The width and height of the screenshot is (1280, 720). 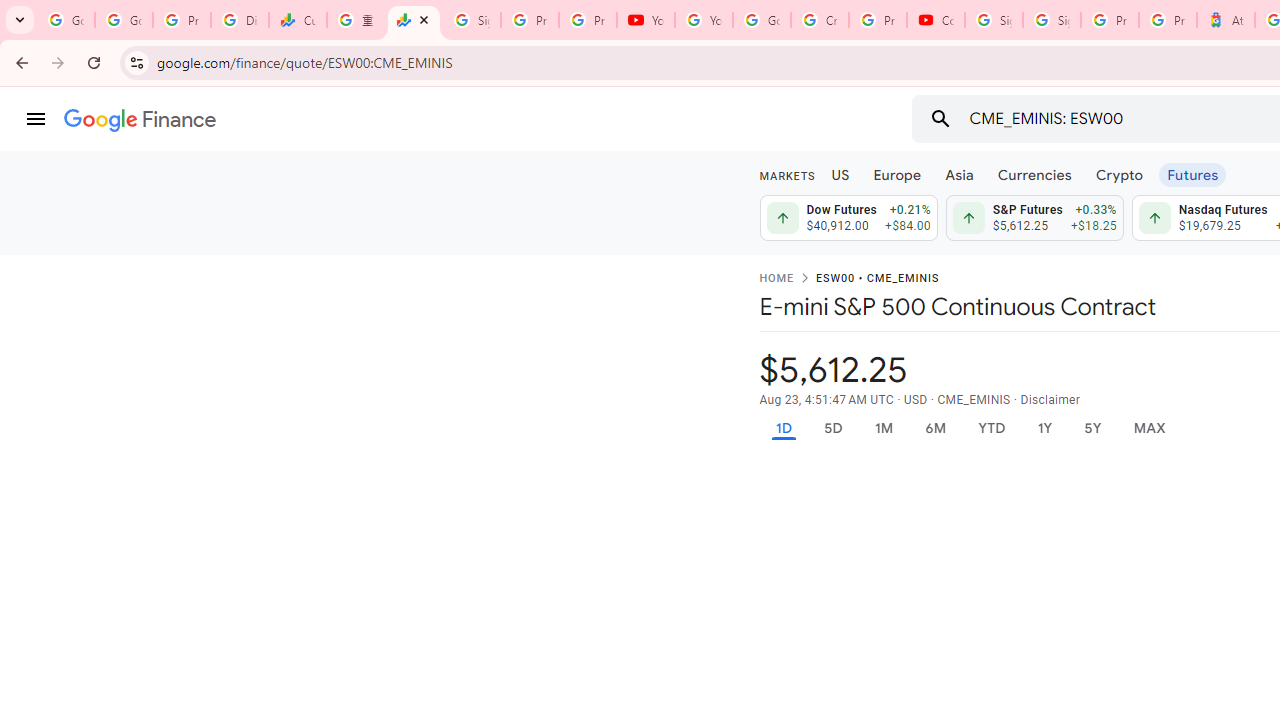 What do you see at coordinates (958, 173) in the screenshot?
I see `'Asia'` at bounding box center [958, 173].